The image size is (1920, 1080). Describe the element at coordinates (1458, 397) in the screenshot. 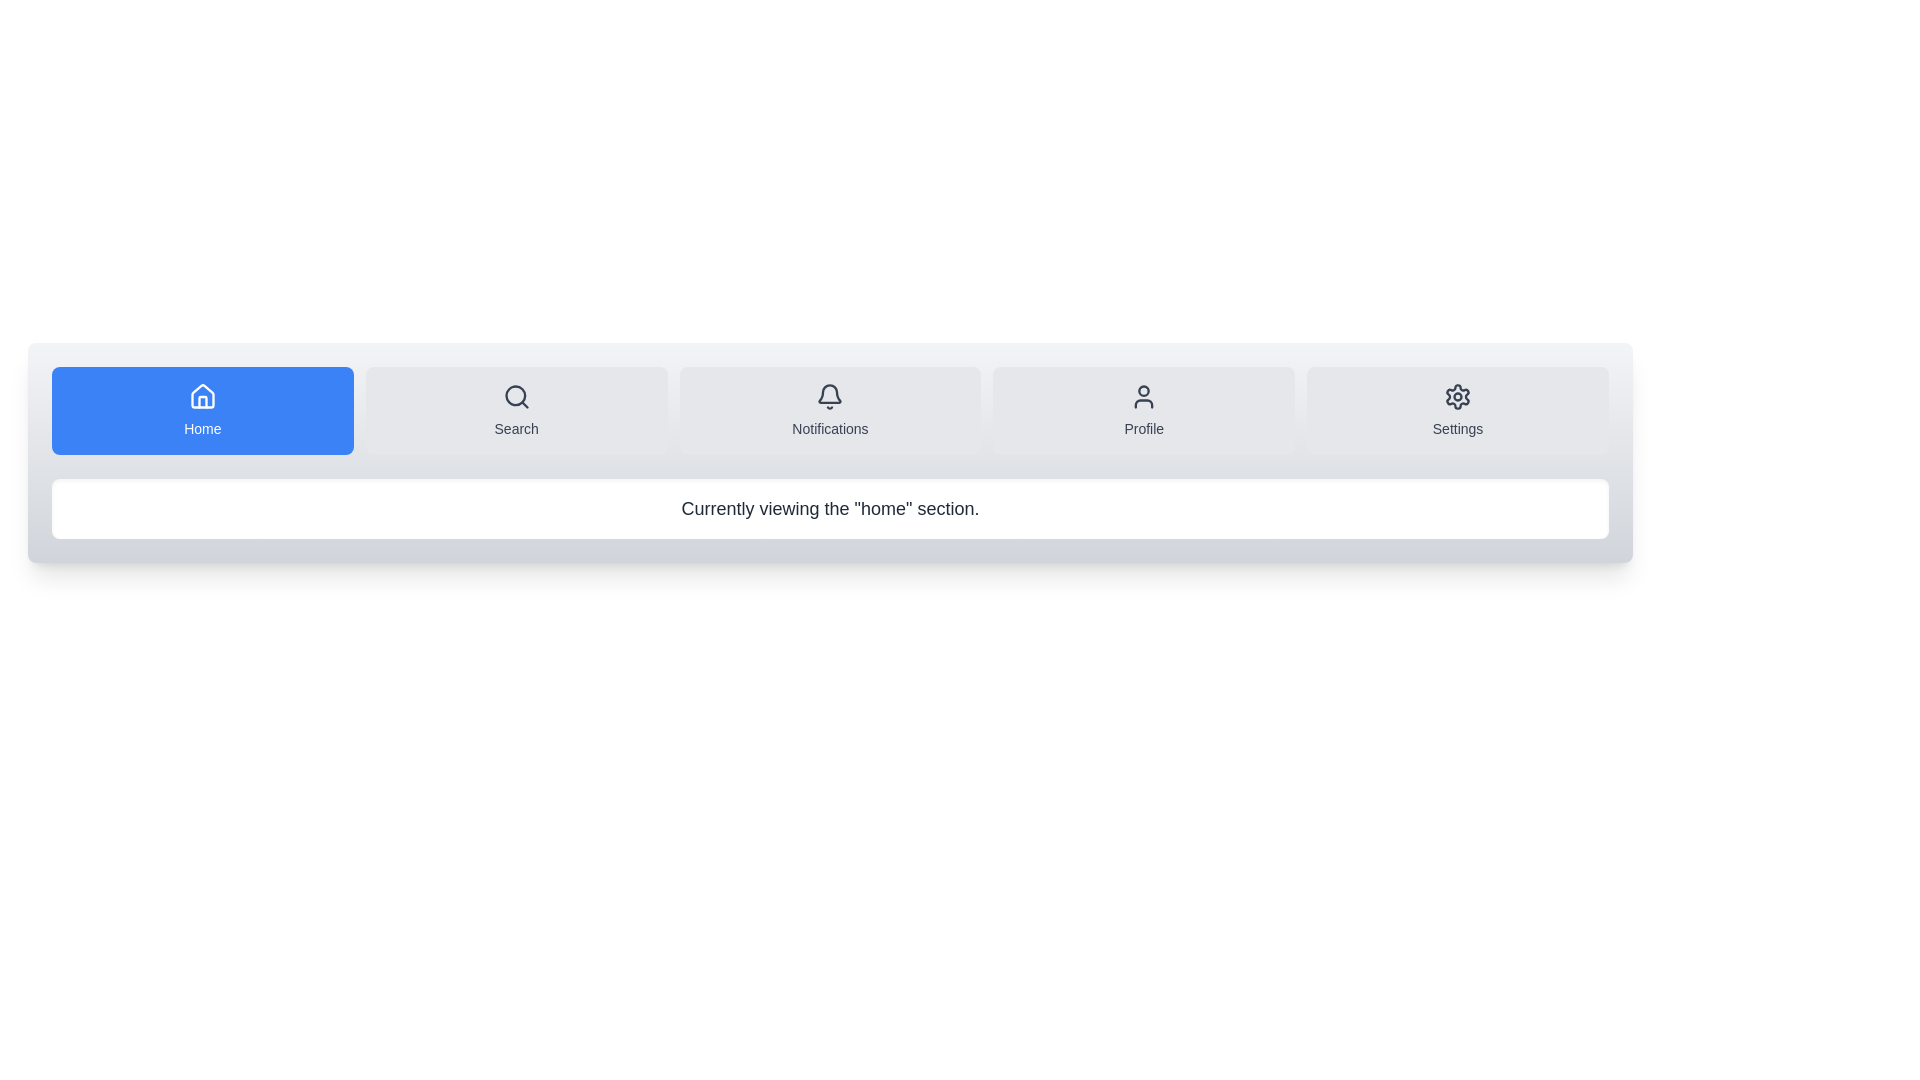

I see `the gear-shaped settings icon located at the top bar of the interface, centered above the text 'Settings'` at that location.